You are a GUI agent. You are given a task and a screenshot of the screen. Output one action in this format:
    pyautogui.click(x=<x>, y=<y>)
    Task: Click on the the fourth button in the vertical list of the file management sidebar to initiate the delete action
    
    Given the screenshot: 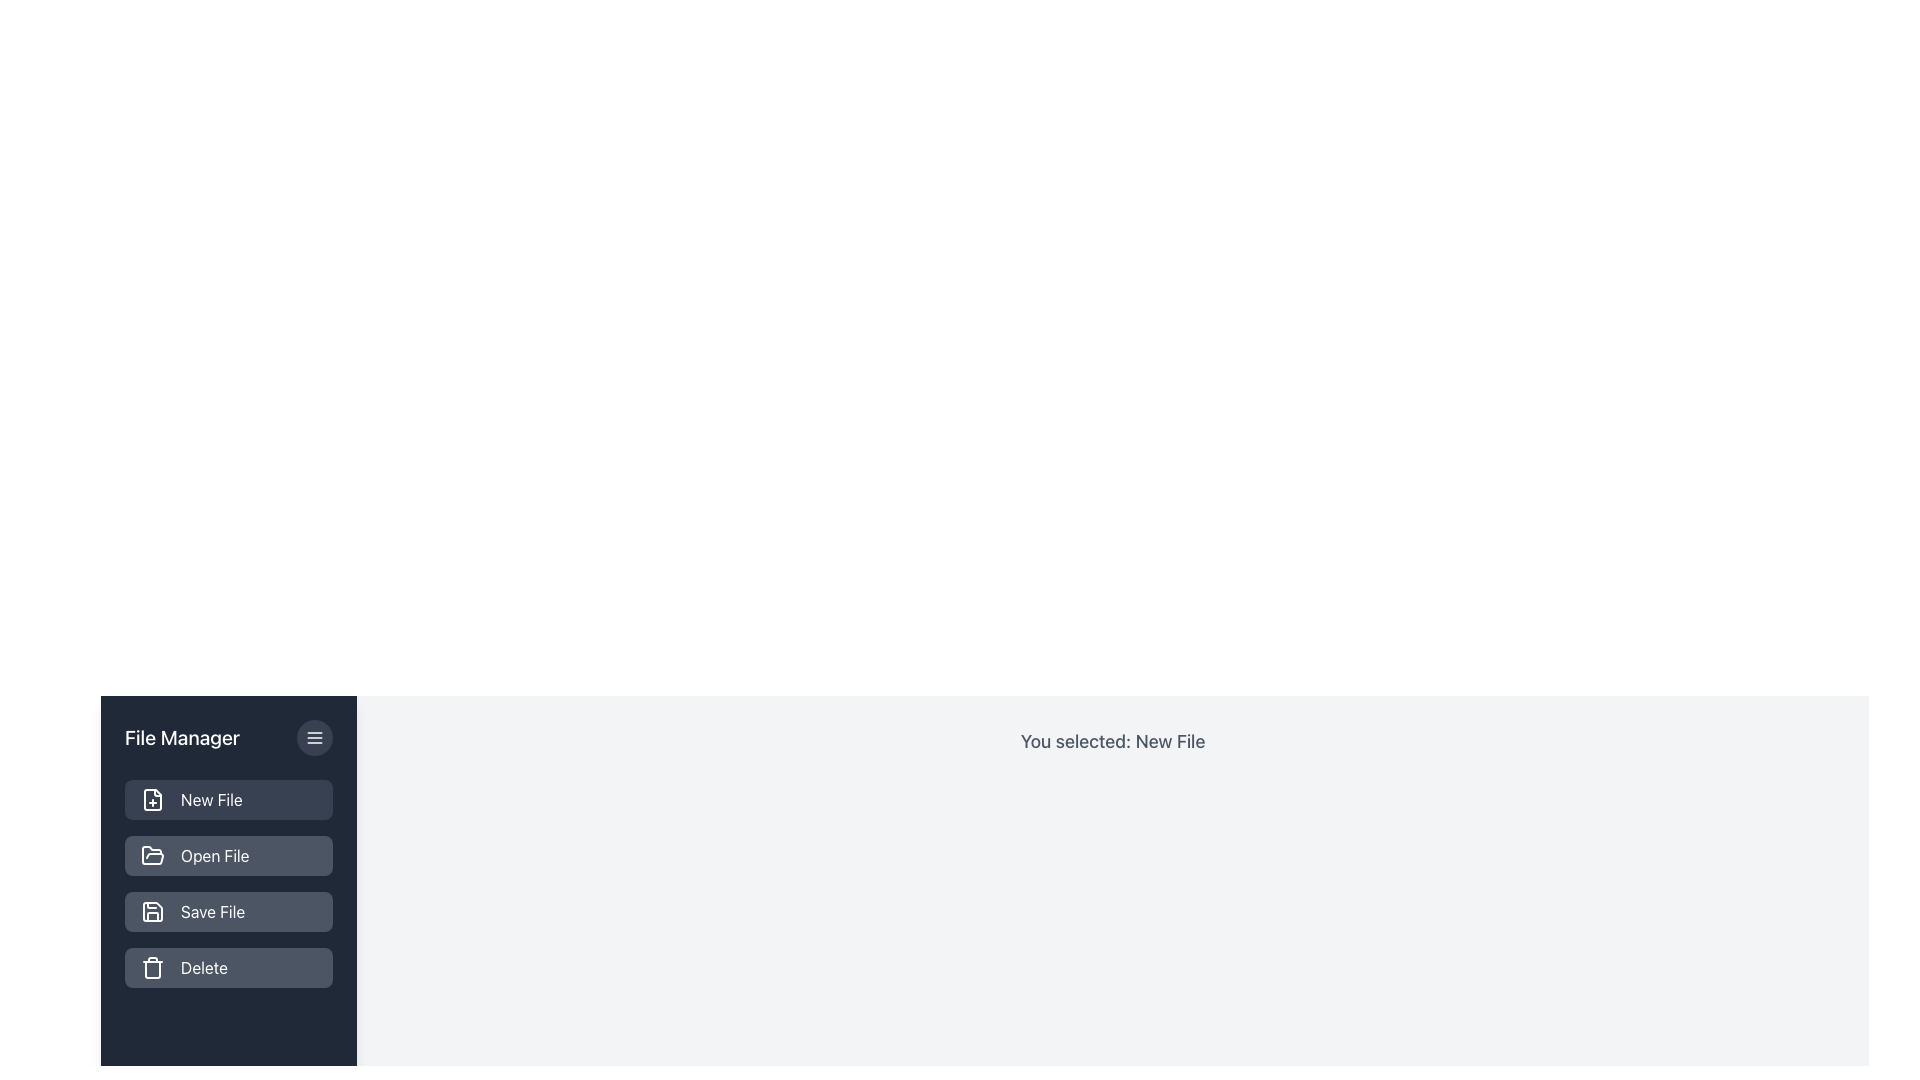 What is the action you would take?
    pyautogui.click(x=229, y=967)
    